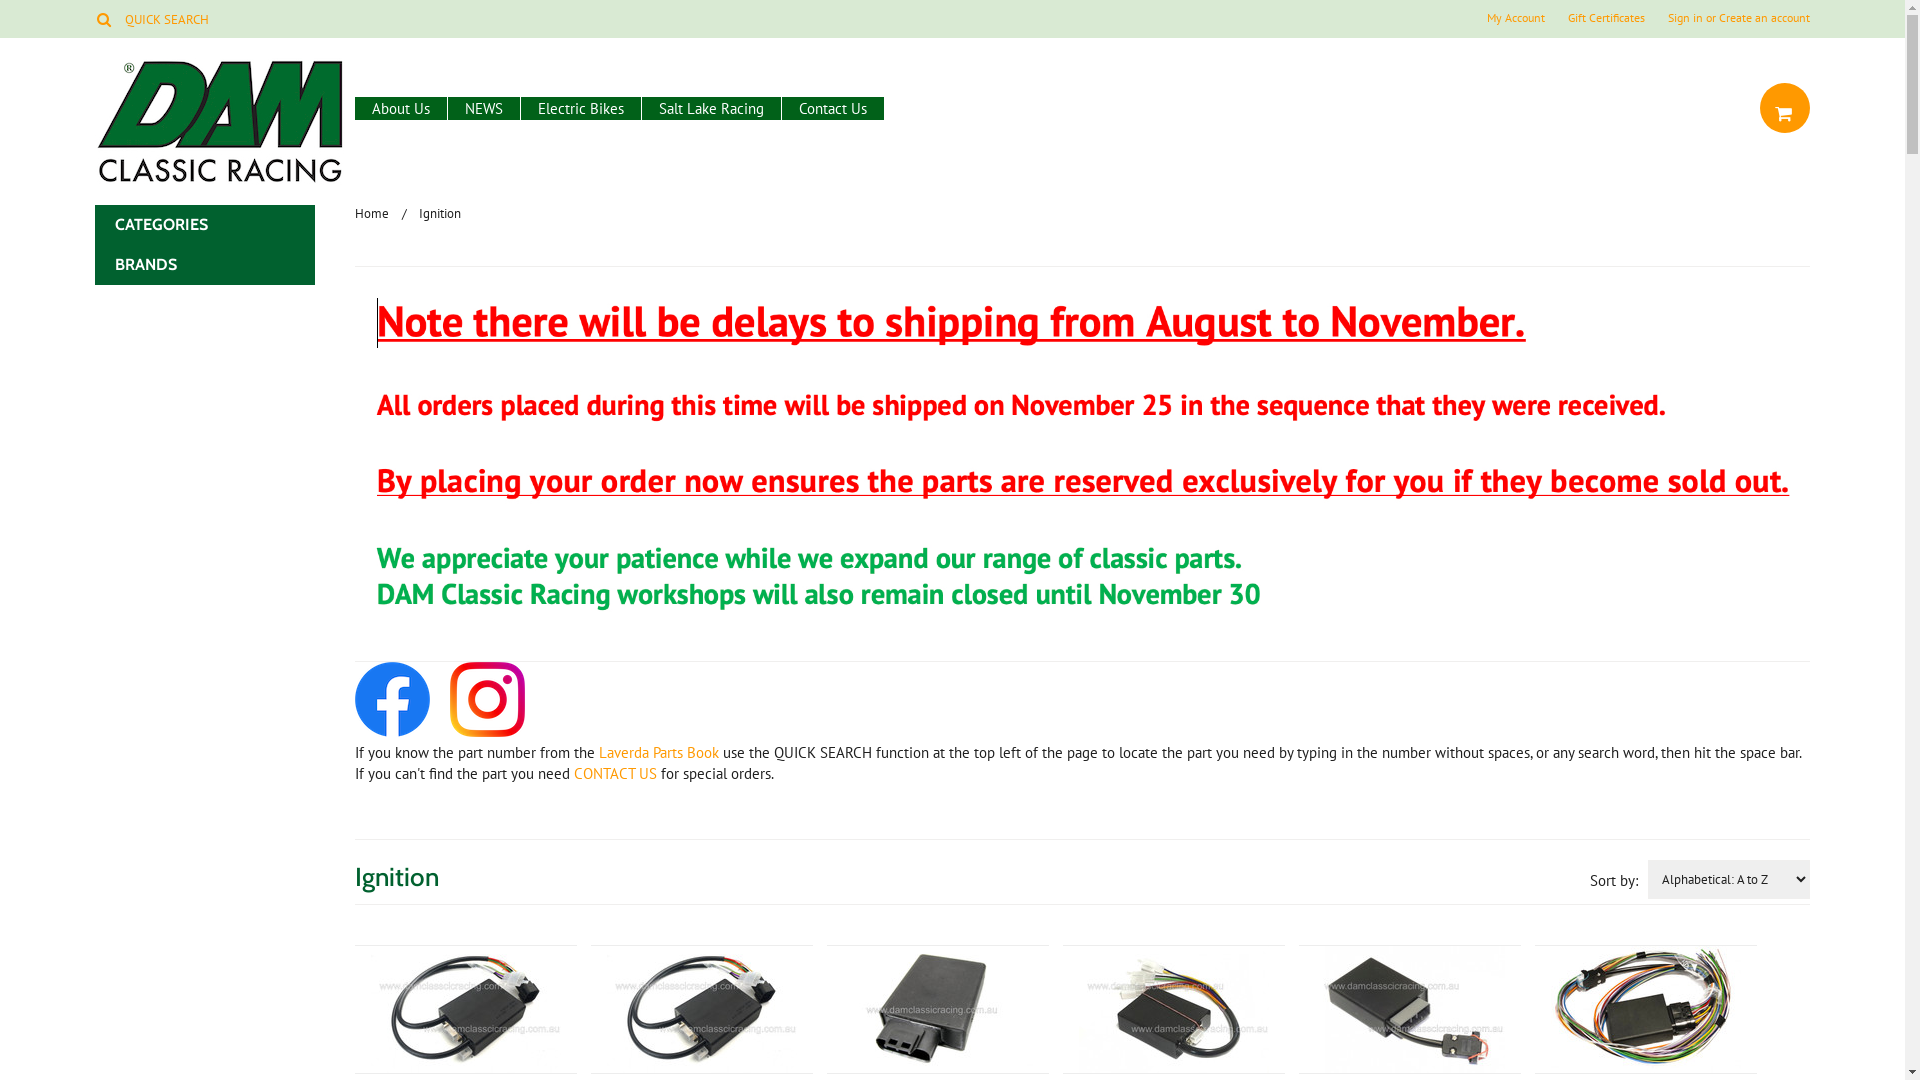 The height and width of the screenshot is (1080, 1920). Describe the element at coordinates (1764, 18) in the screenshot. I see `'Create an account'` at that location.